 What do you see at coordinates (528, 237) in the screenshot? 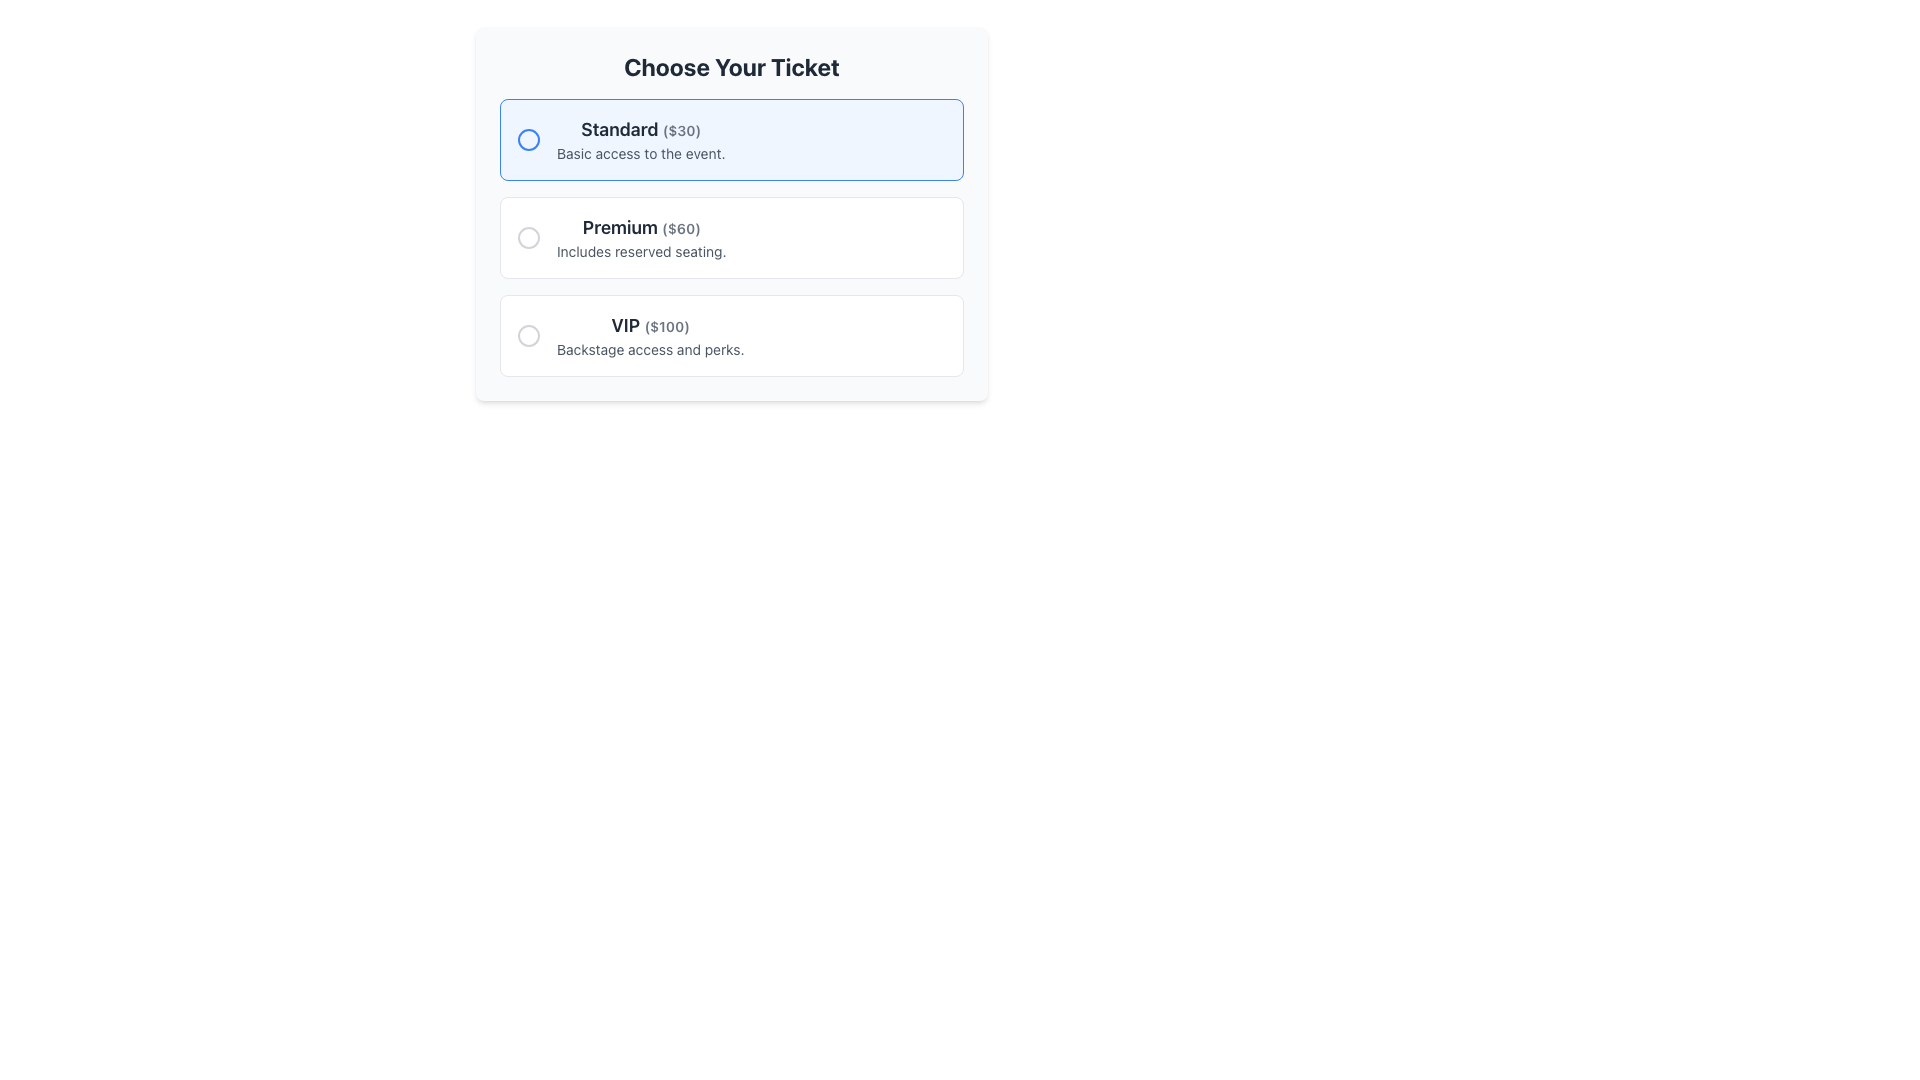
I see `the unselected radio button for the 'Premium ($60) Includes reserved seating.' option` at bounding box center [528, 237].